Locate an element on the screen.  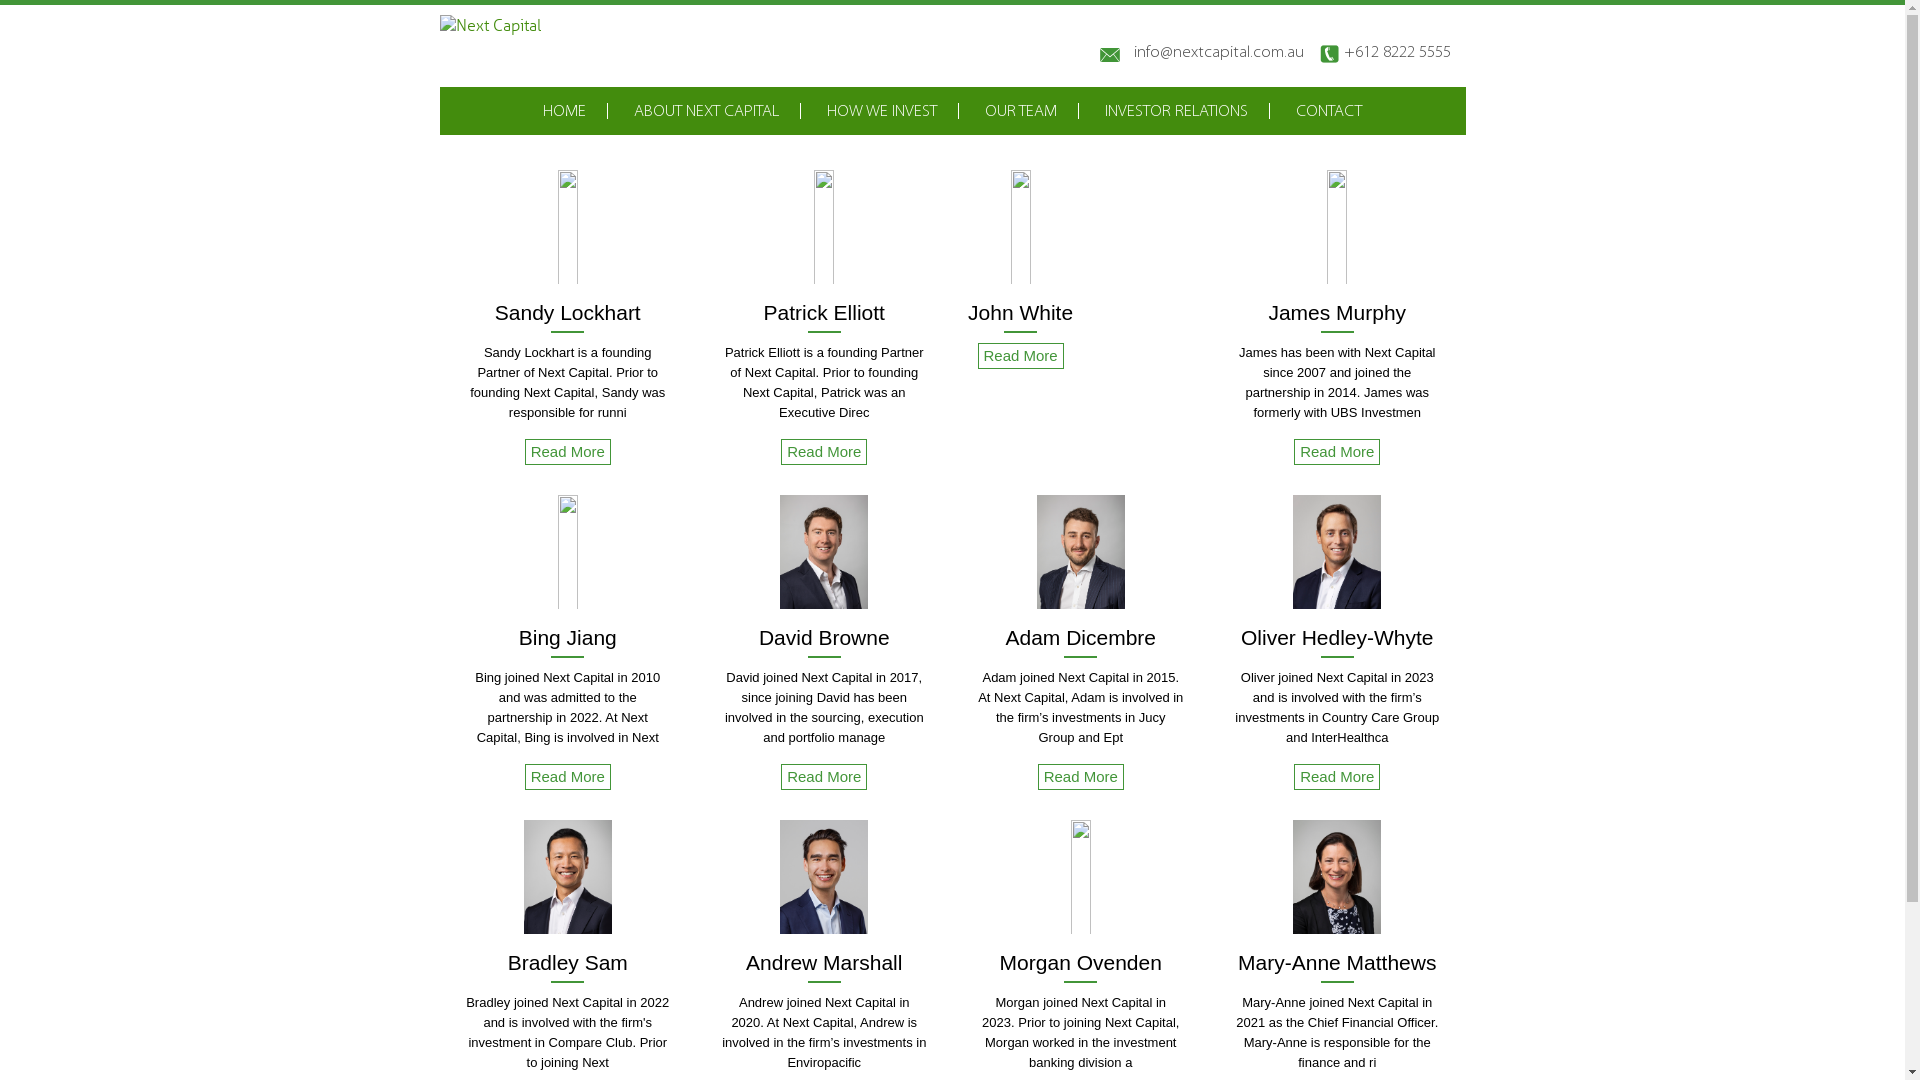
'CONTACT' is located at coordinates (1296, 111).